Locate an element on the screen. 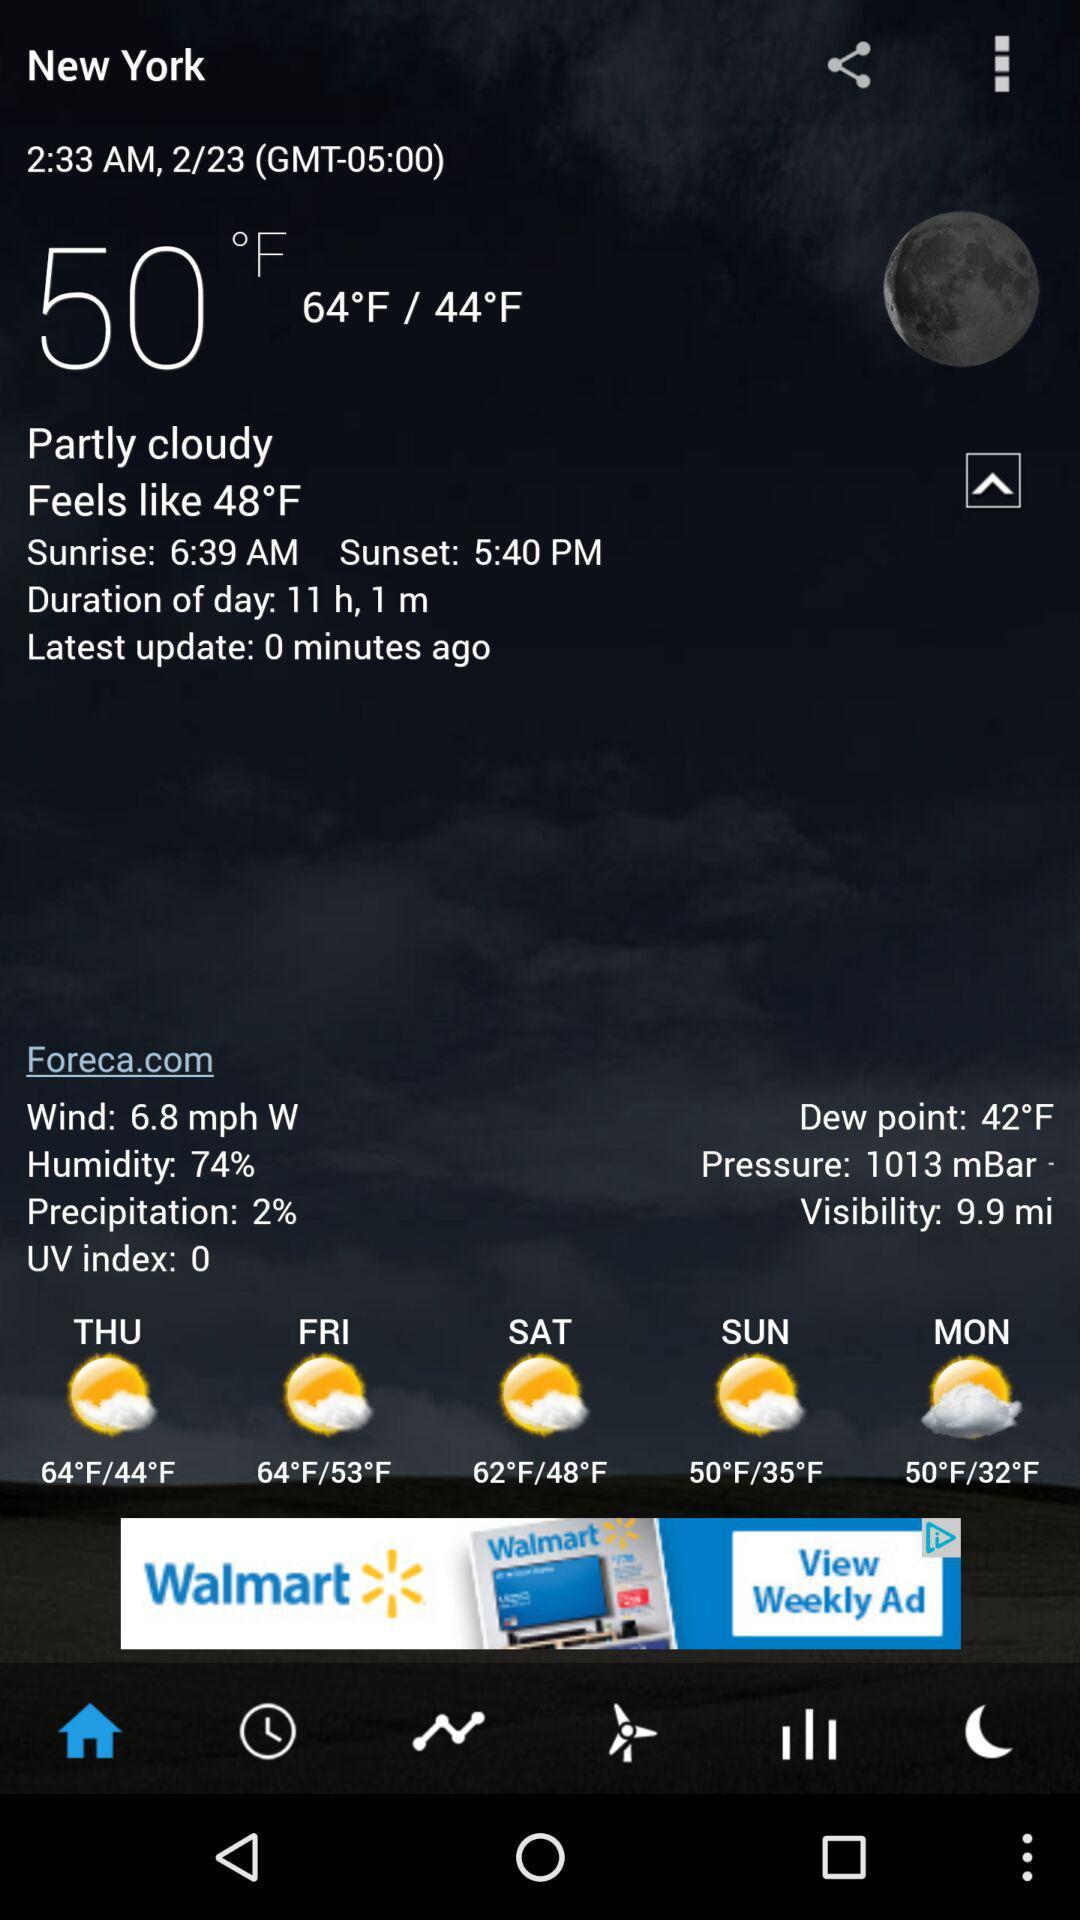 The height and width of the screenshot is (1920, 1080). the icon below sat is located at coordinates (540, 1397).